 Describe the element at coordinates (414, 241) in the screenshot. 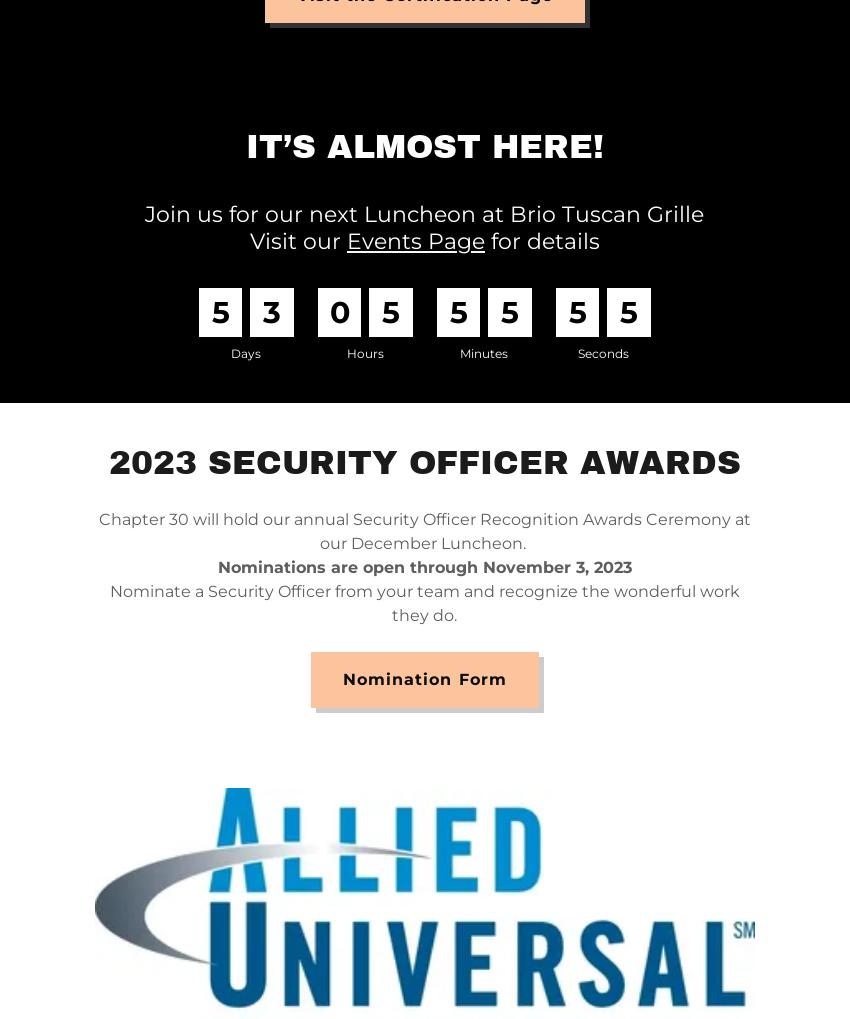

I see `'Events Page'` at that location.